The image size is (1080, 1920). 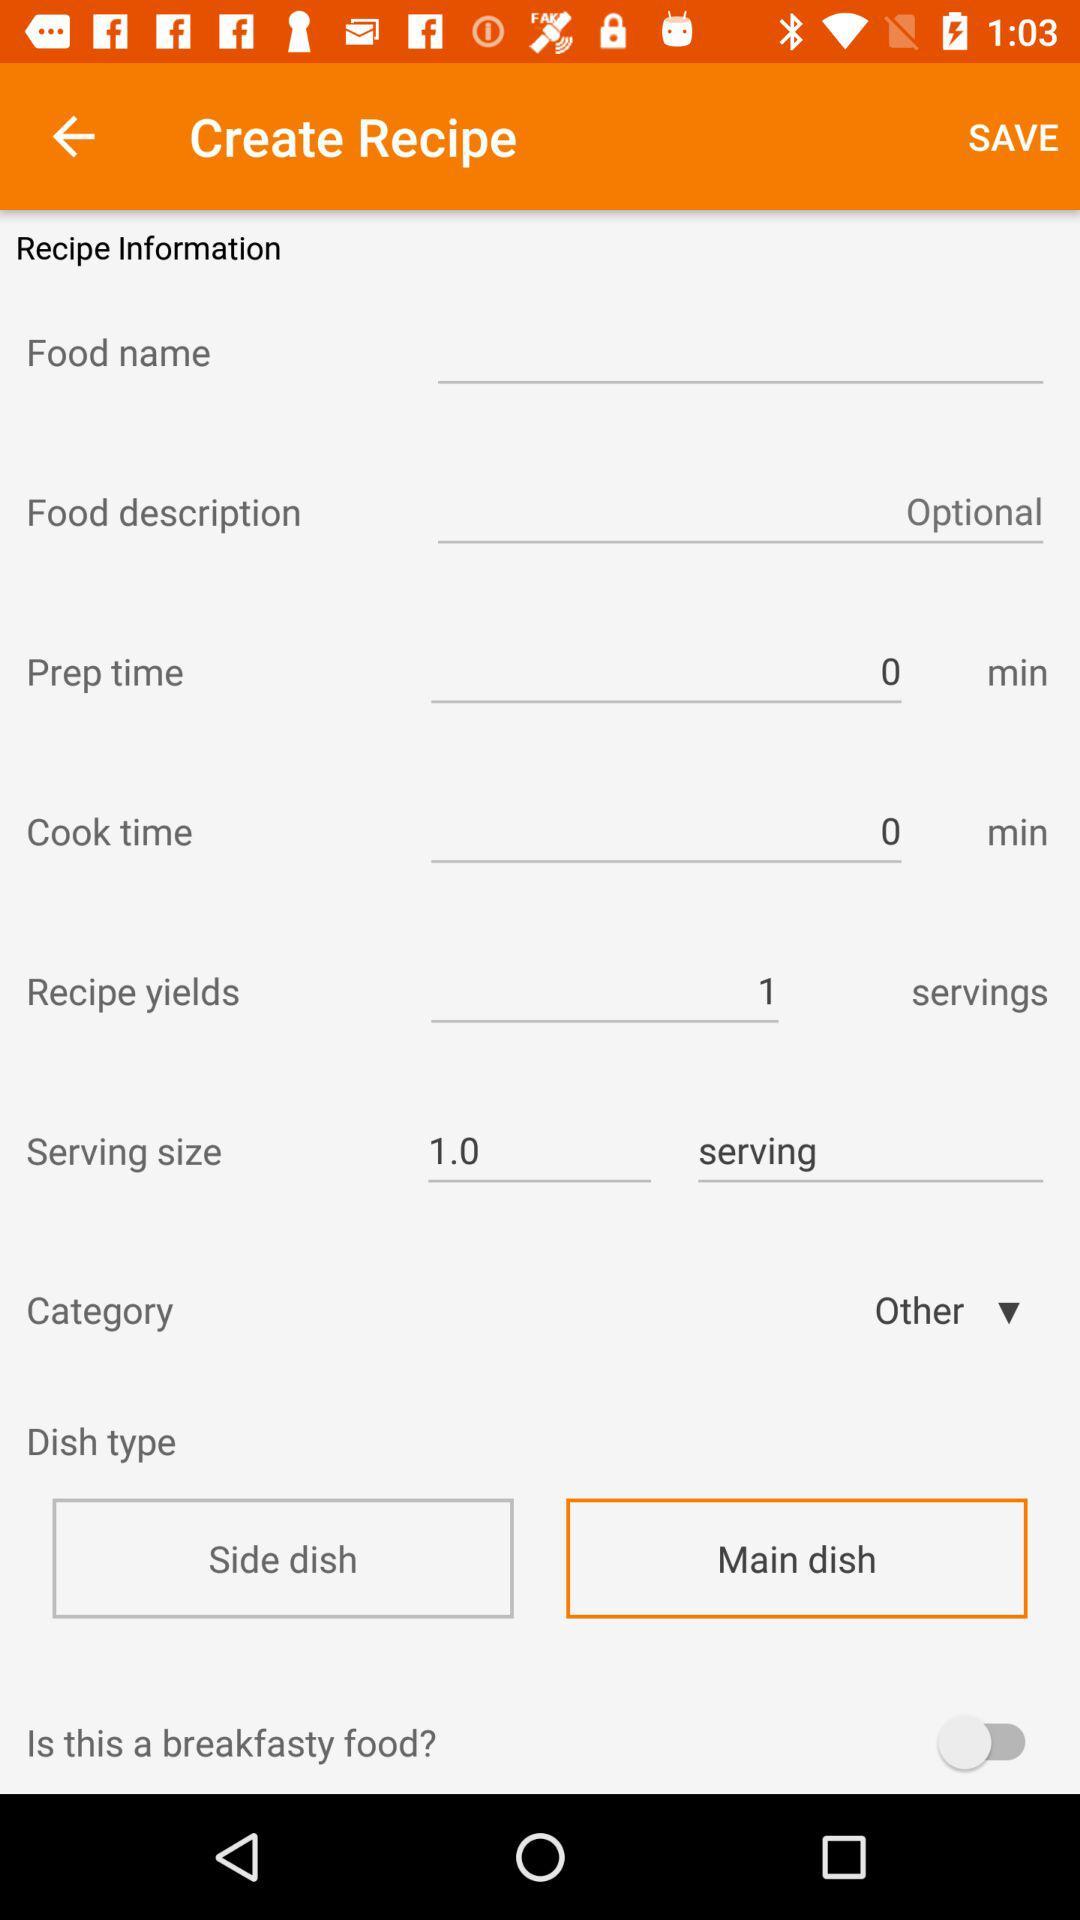 I want to click on the is this a, so click(x=540, y=1741).